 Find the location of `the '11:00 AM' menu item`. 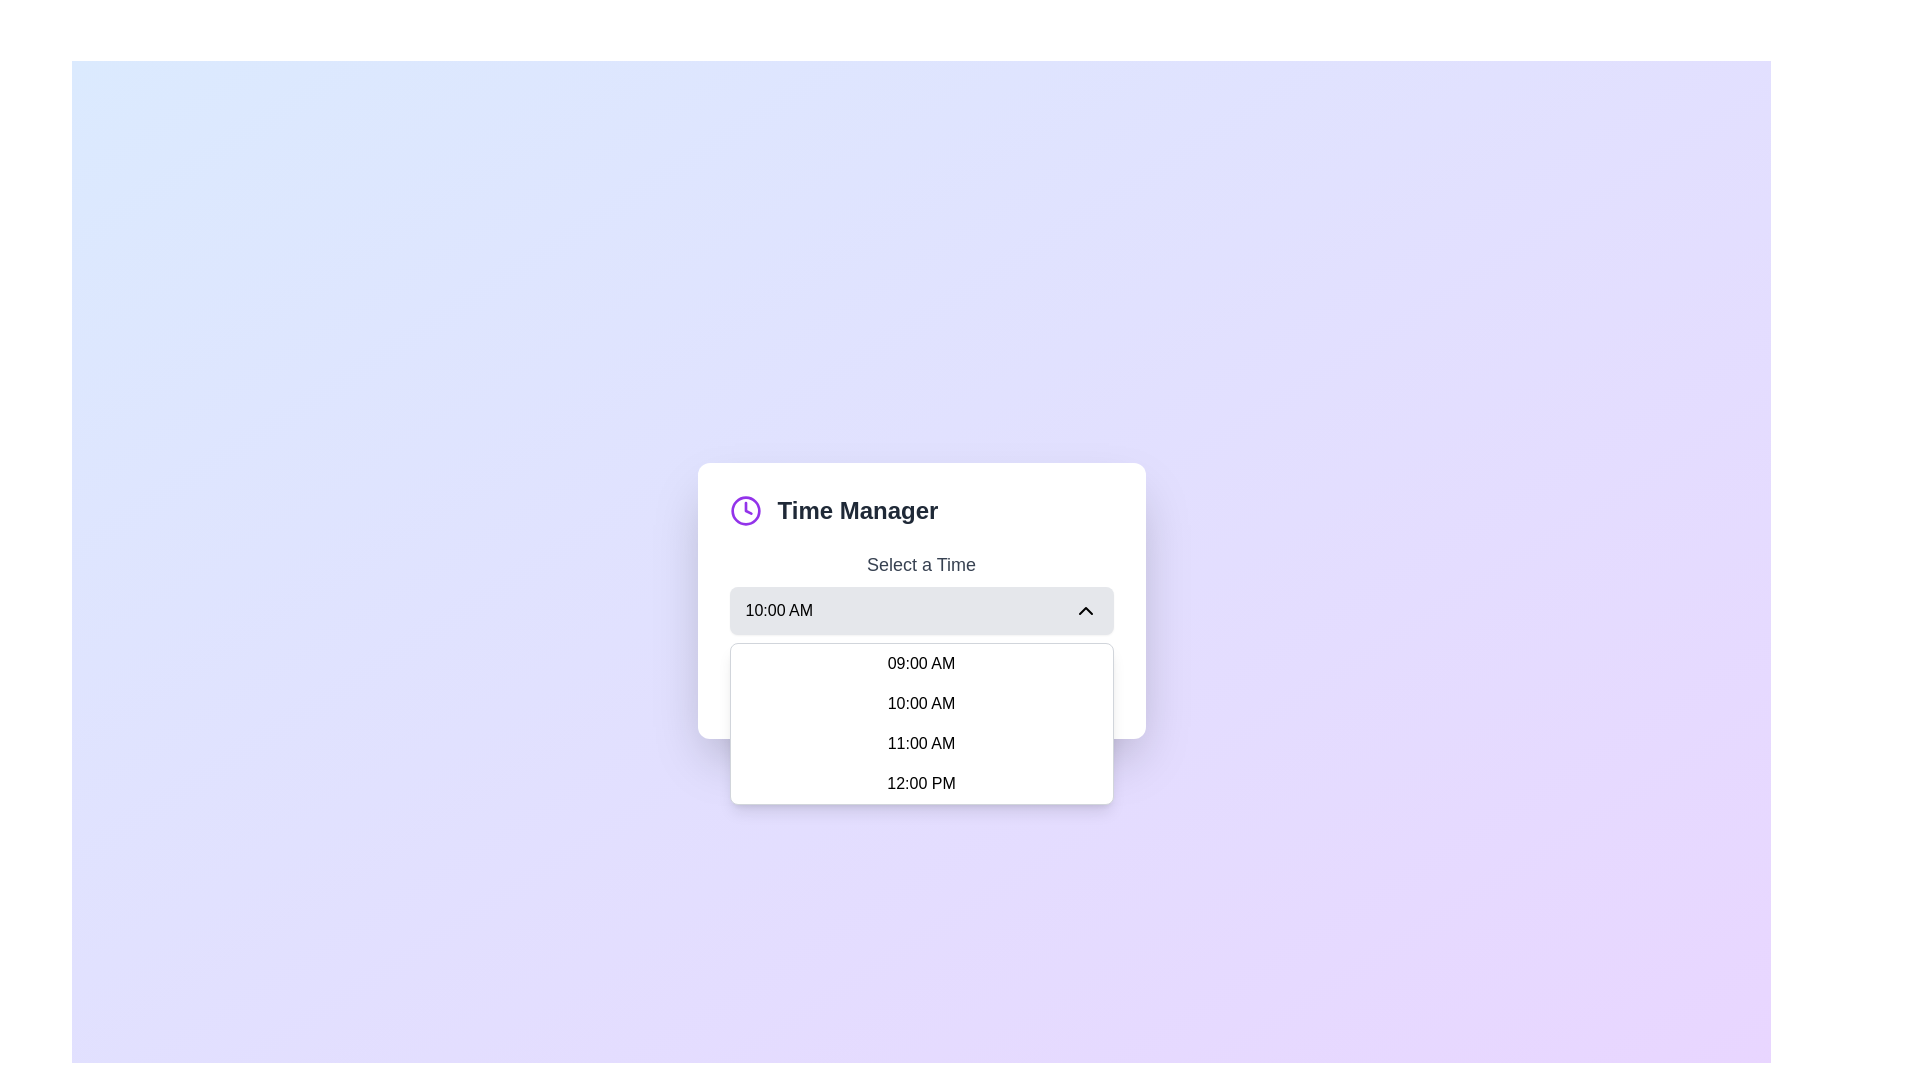

the '11:00 AM' menu item is located at coordinates (920, 744).